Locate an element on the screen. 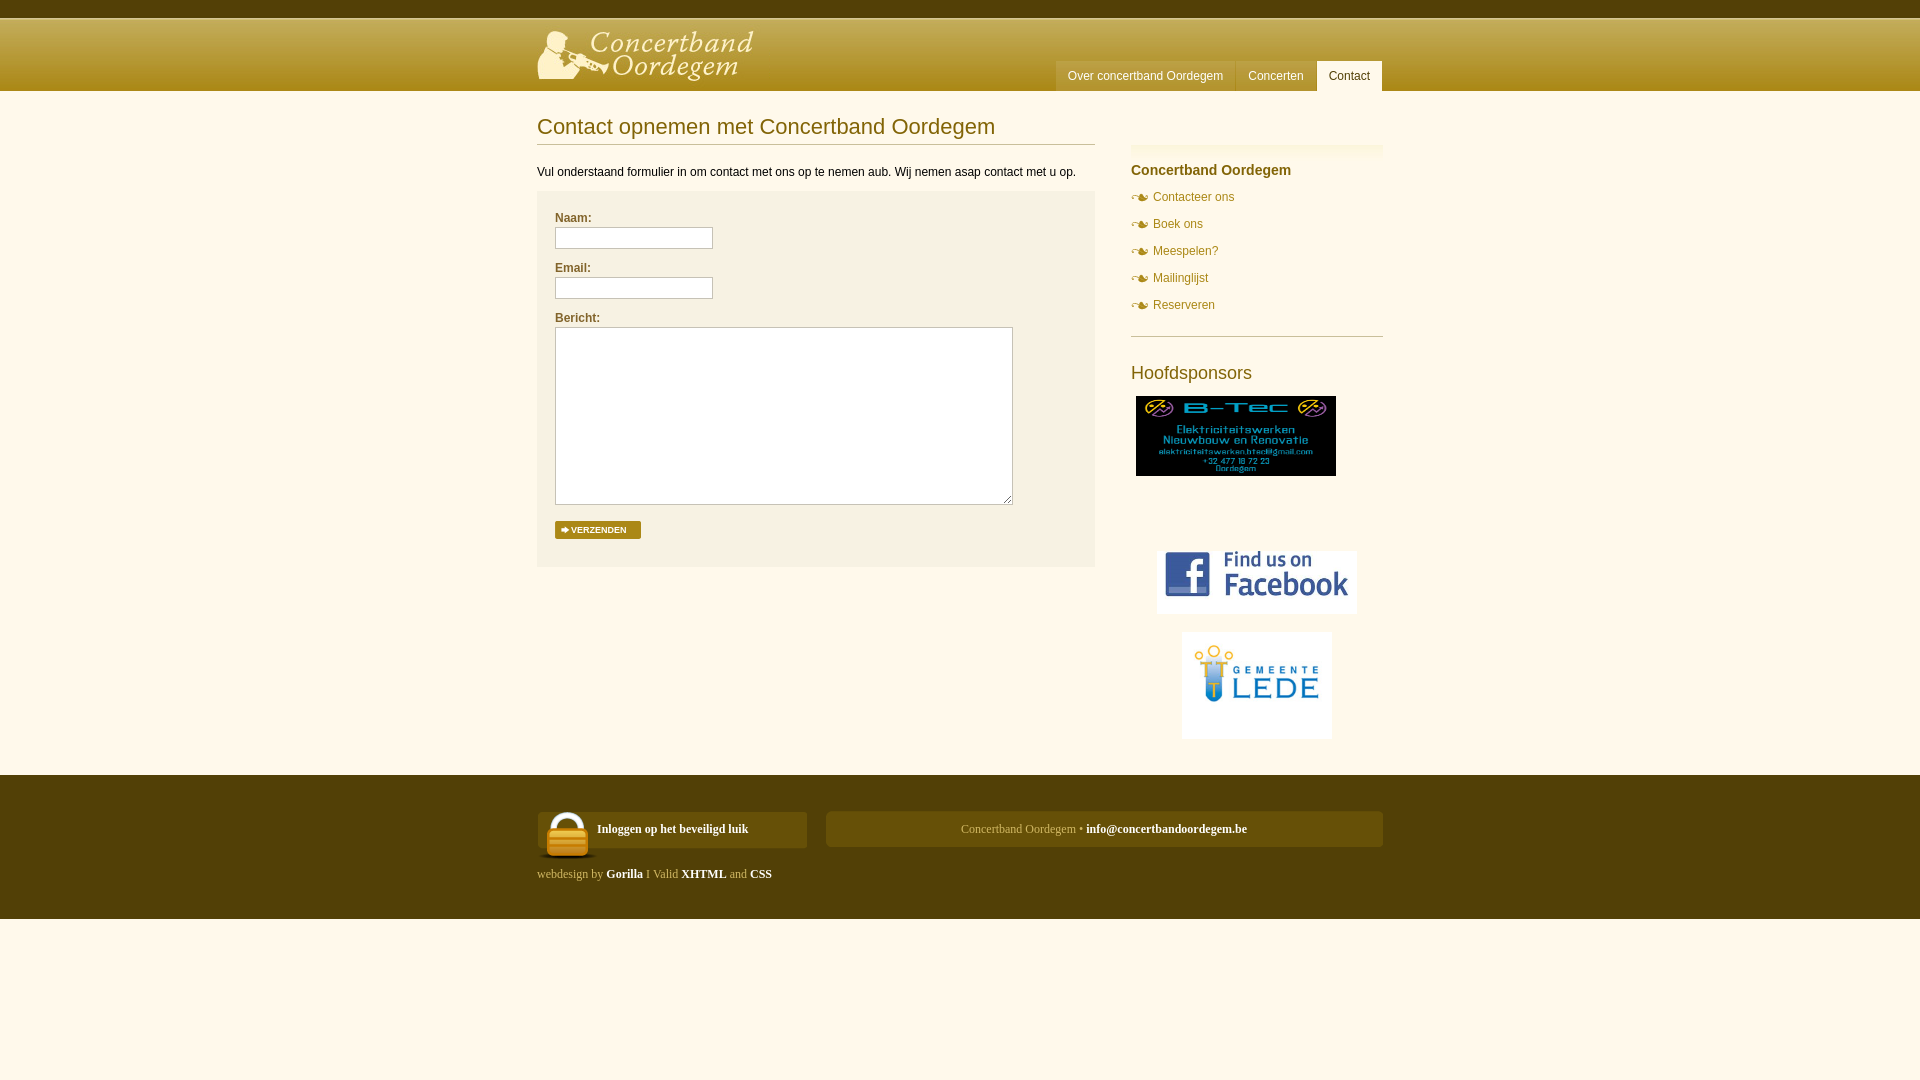 Image resolution: width=1920 pixels, height=1080 pixels. 'Concertband Oordegem' is located at coordinates (537, 45).